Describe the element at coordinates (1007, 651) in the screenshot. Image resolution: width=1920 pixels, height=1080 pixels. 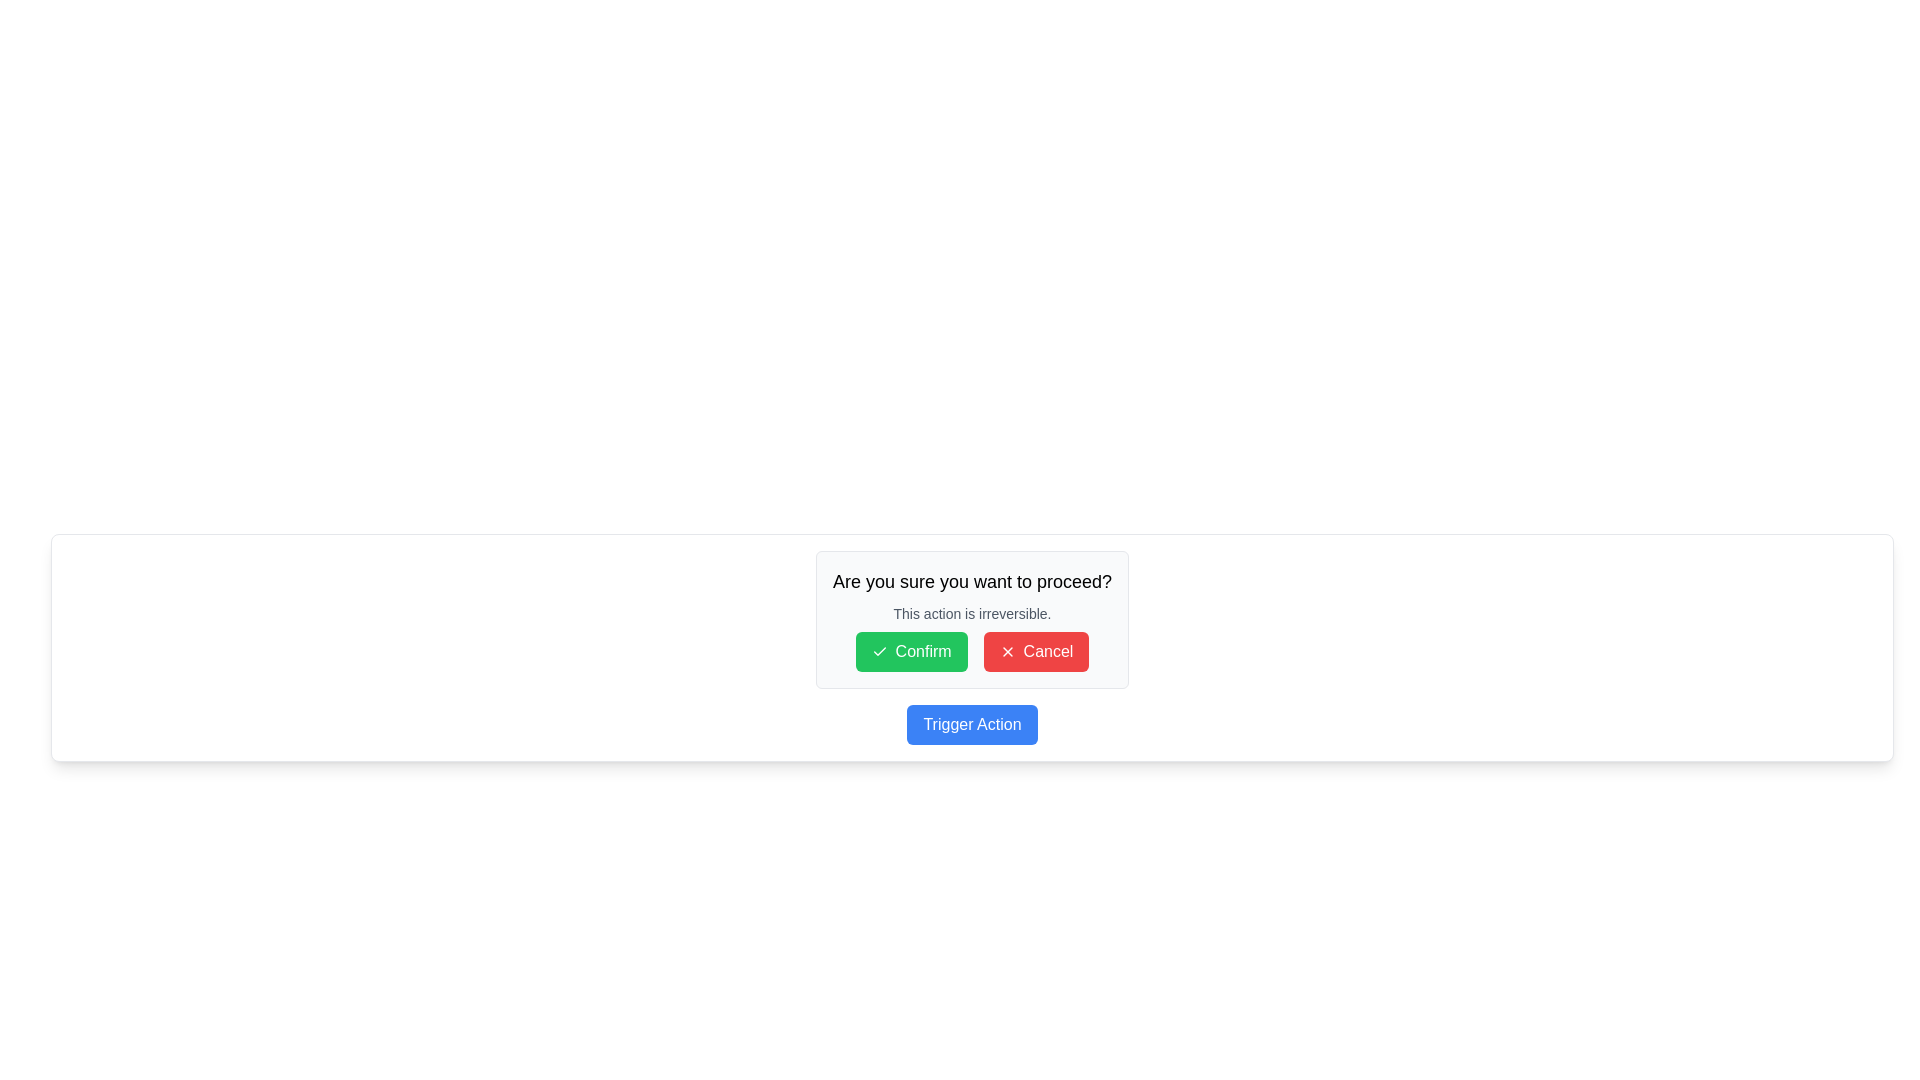
I see `the cancellation icon located to the left of the 'Cancel' button text` at that location.